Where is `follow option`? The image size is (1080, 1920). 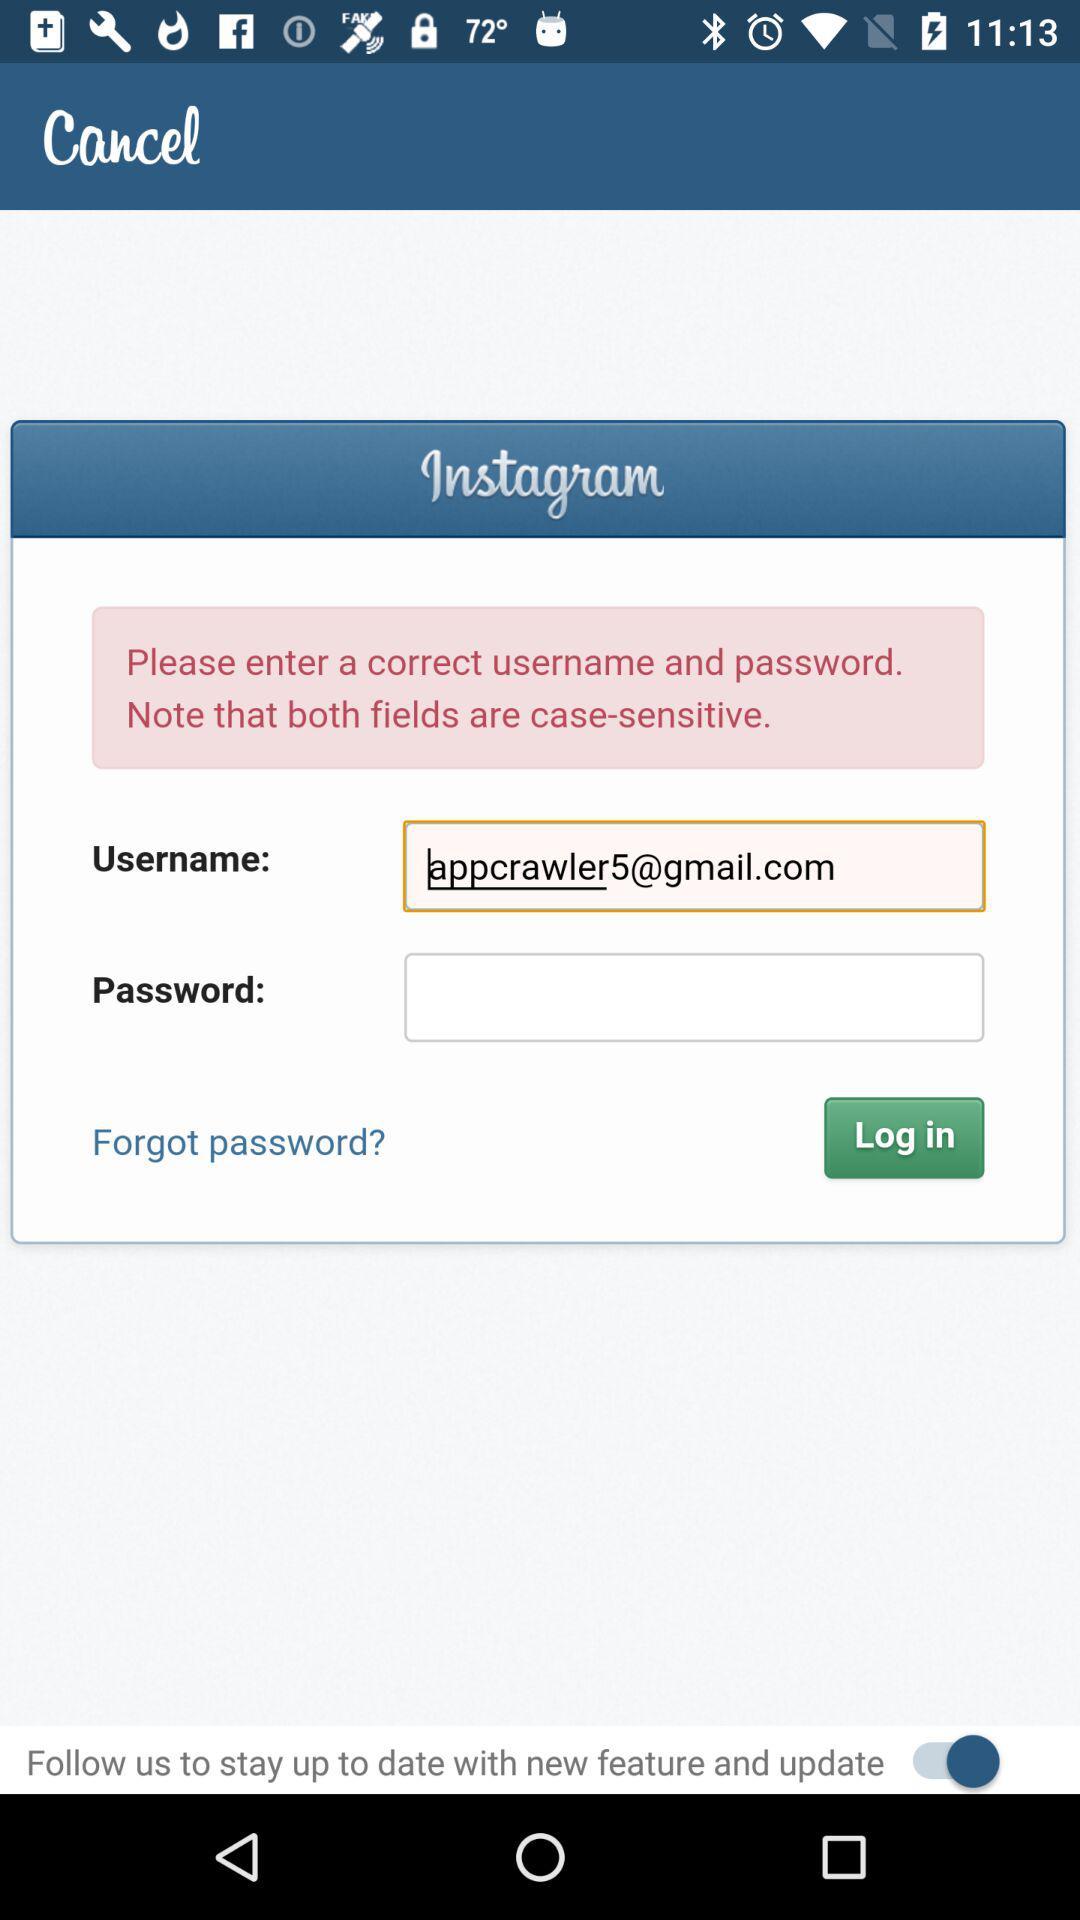 follow option is located at coordinates (945, 1758).